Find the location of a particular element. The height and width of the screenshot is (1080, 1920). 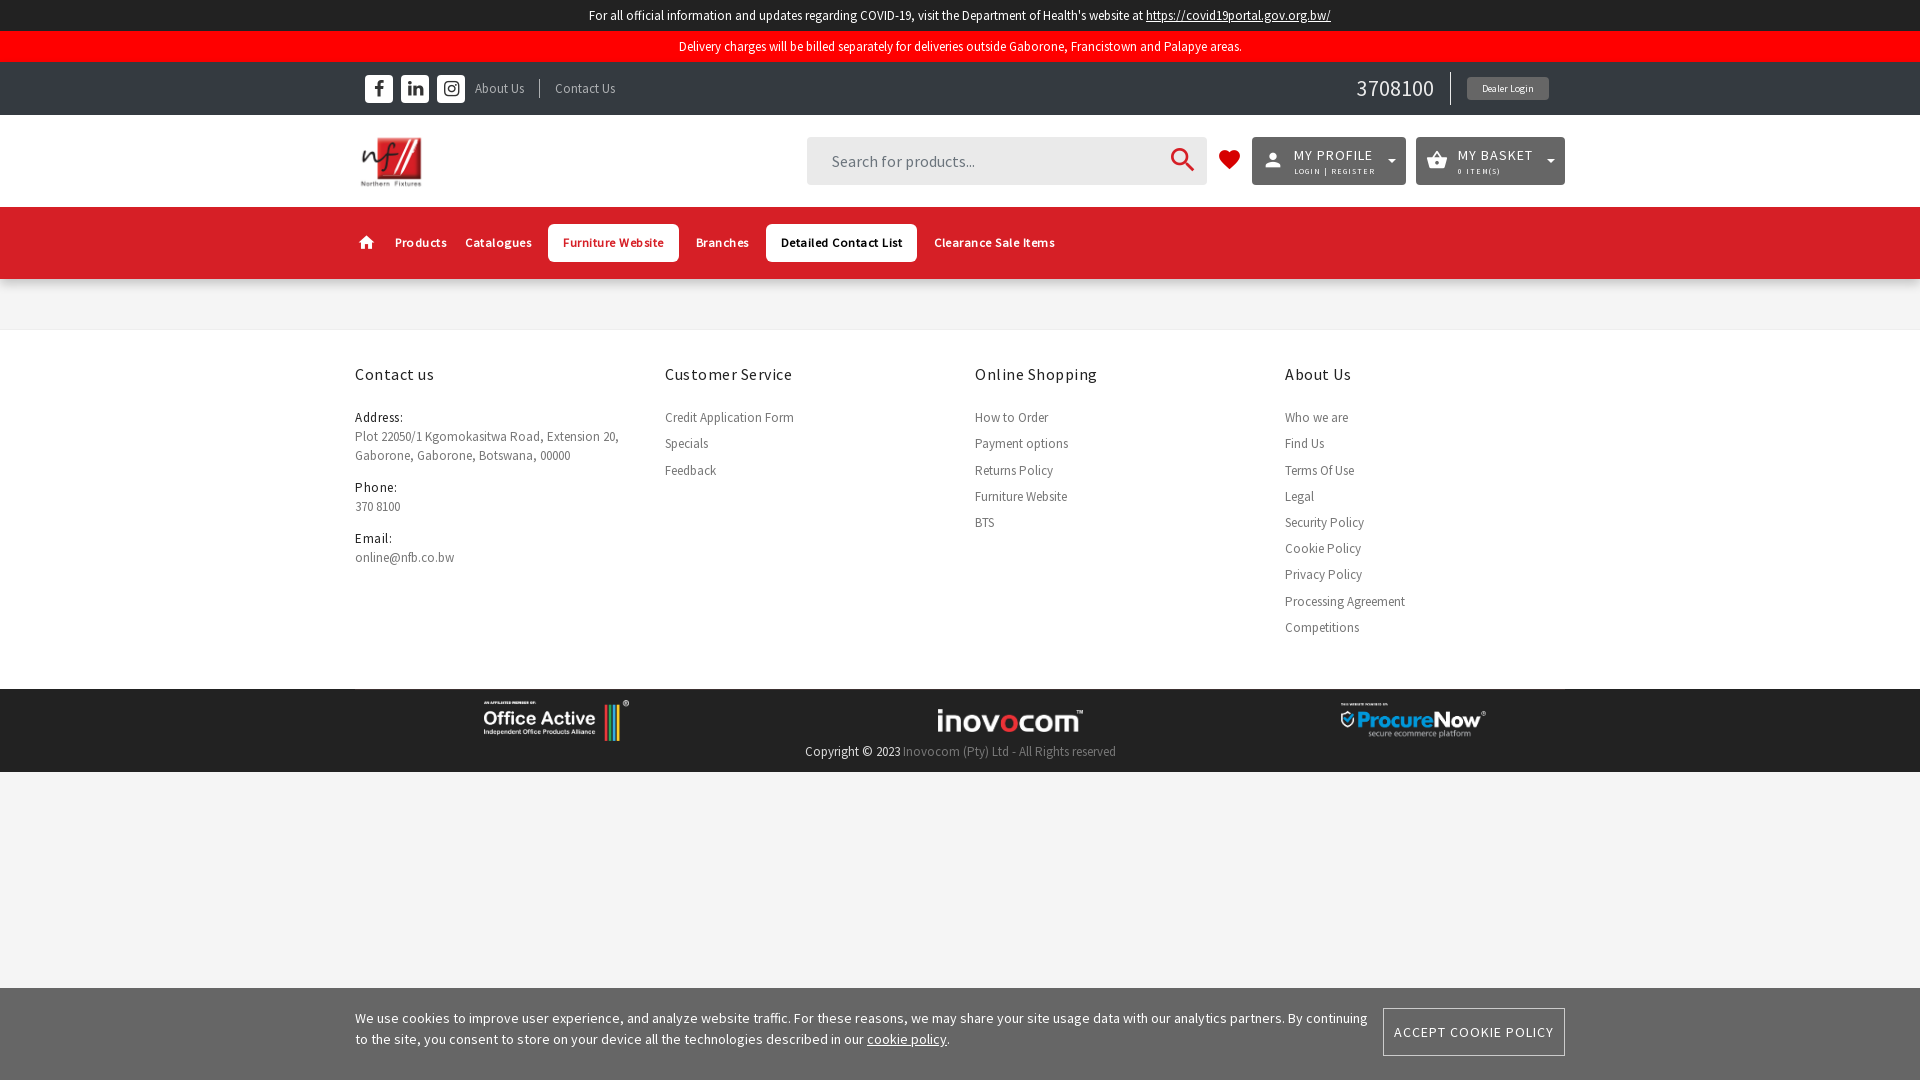

'Competitions' is located at coordinates (1321, 626).